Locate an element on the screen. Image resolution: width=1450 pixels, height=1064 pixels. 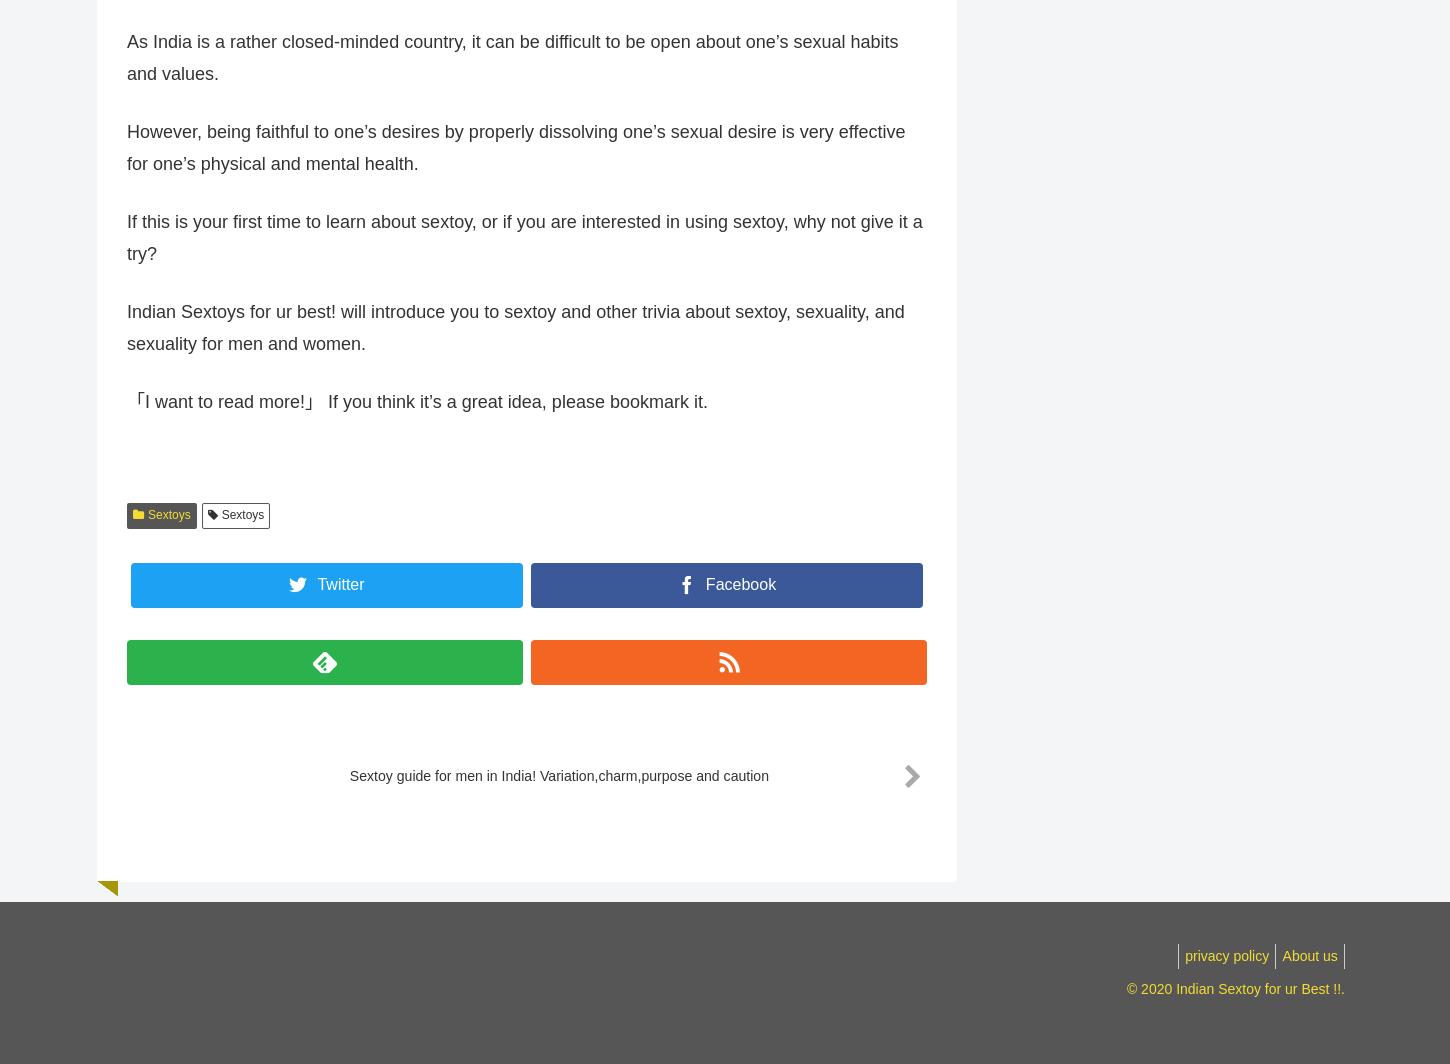
'However, being faithful to one’s desires by properly dissolving one’s sexual desire is very effective for one’s physical and mental health.' is located at coordinates (516, 158).